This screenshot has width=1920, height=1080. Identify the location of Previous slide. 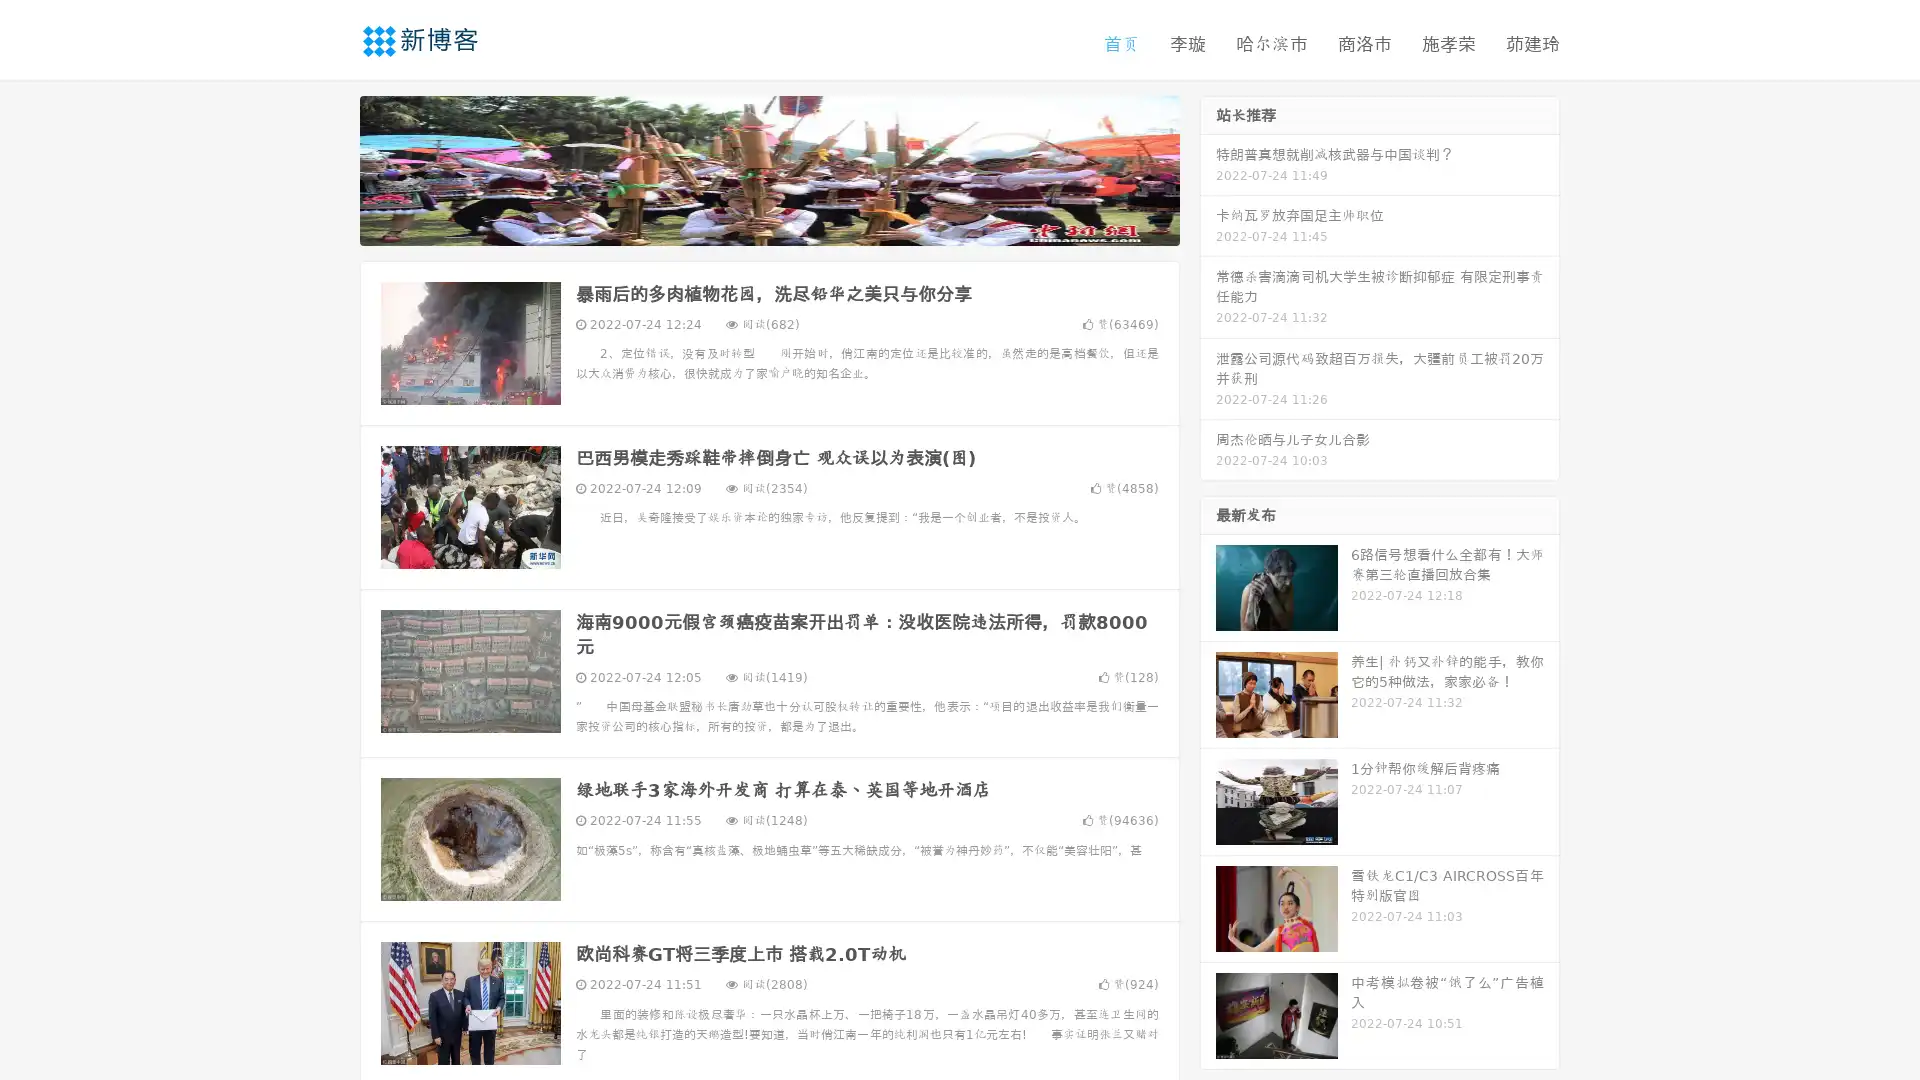
(330, 168).